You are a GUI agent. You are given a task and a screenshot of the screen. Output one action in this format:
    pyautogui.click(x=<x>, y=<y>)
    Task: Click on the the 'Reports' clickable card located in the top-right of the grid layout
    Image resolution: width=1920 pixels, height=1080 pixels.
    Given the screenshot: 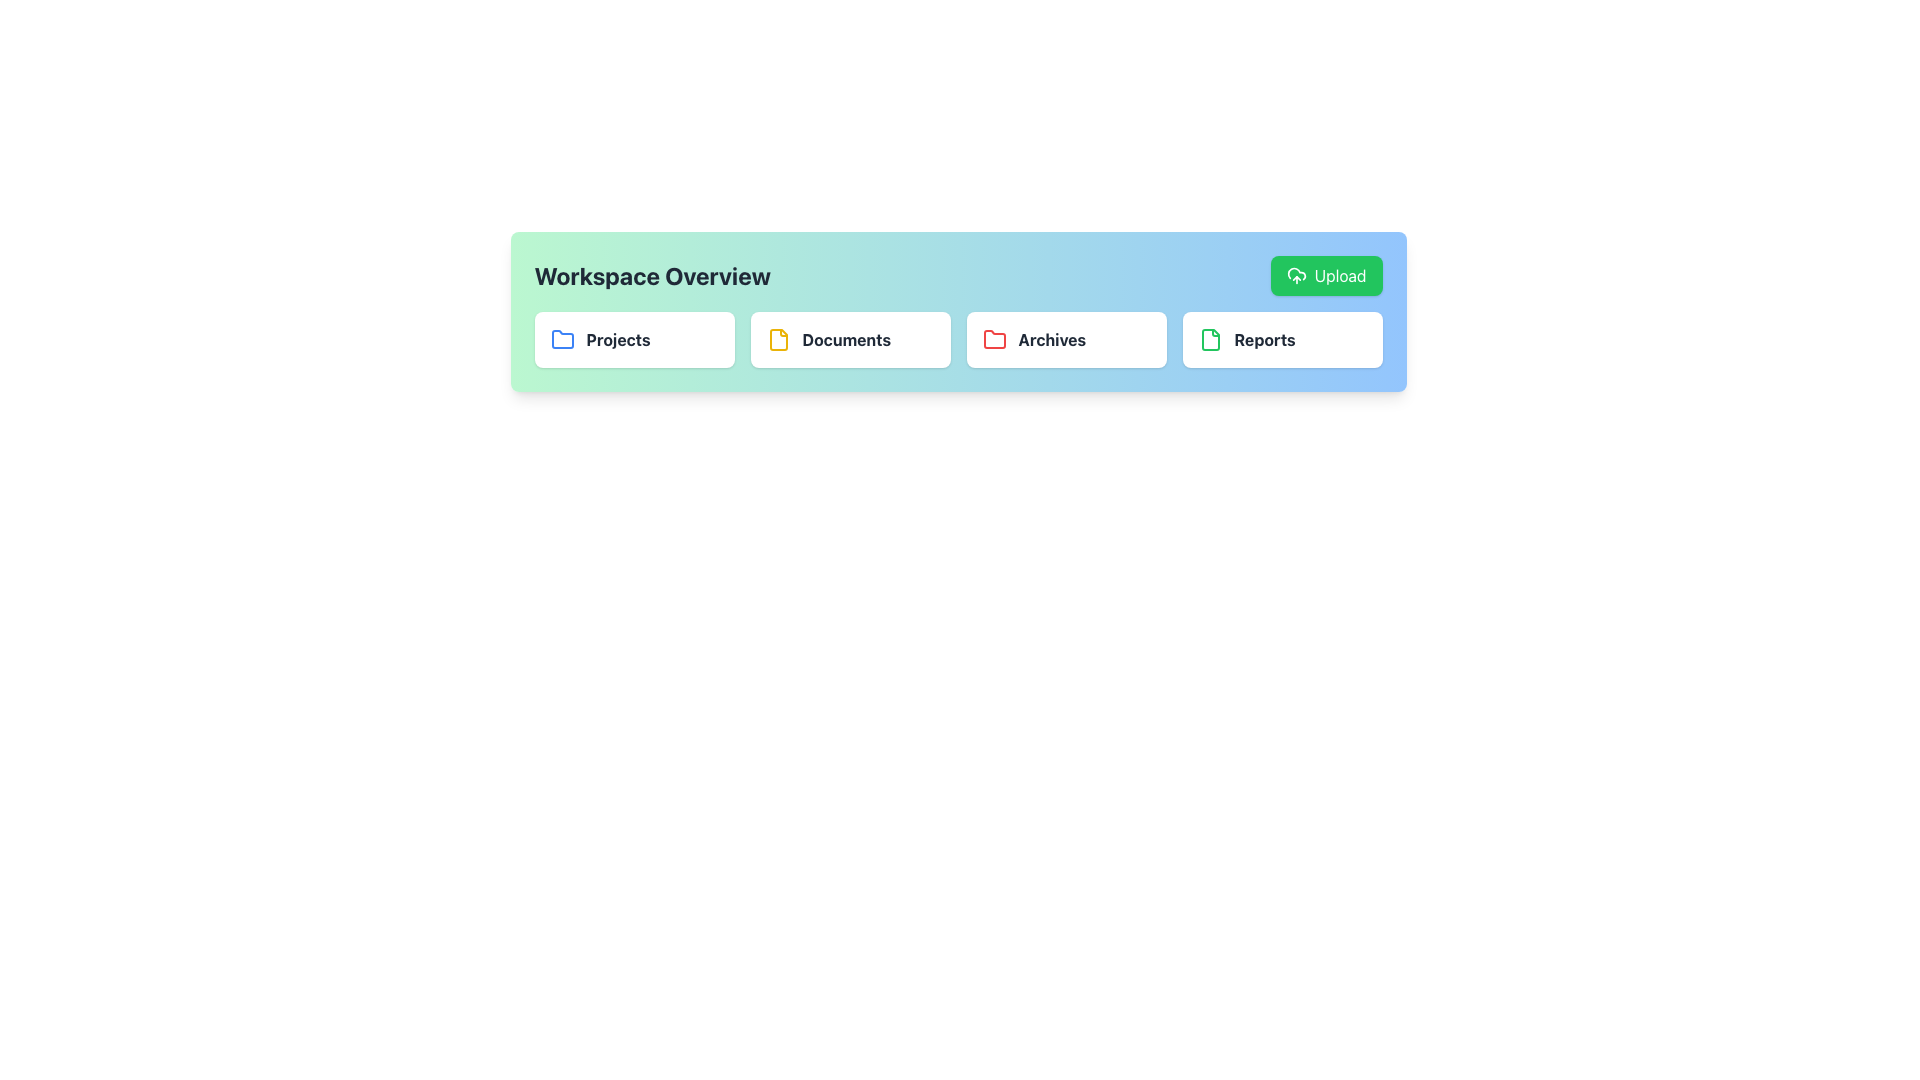 What is the action you would take?
    pyautogui.click(x=1282, y=338)
    